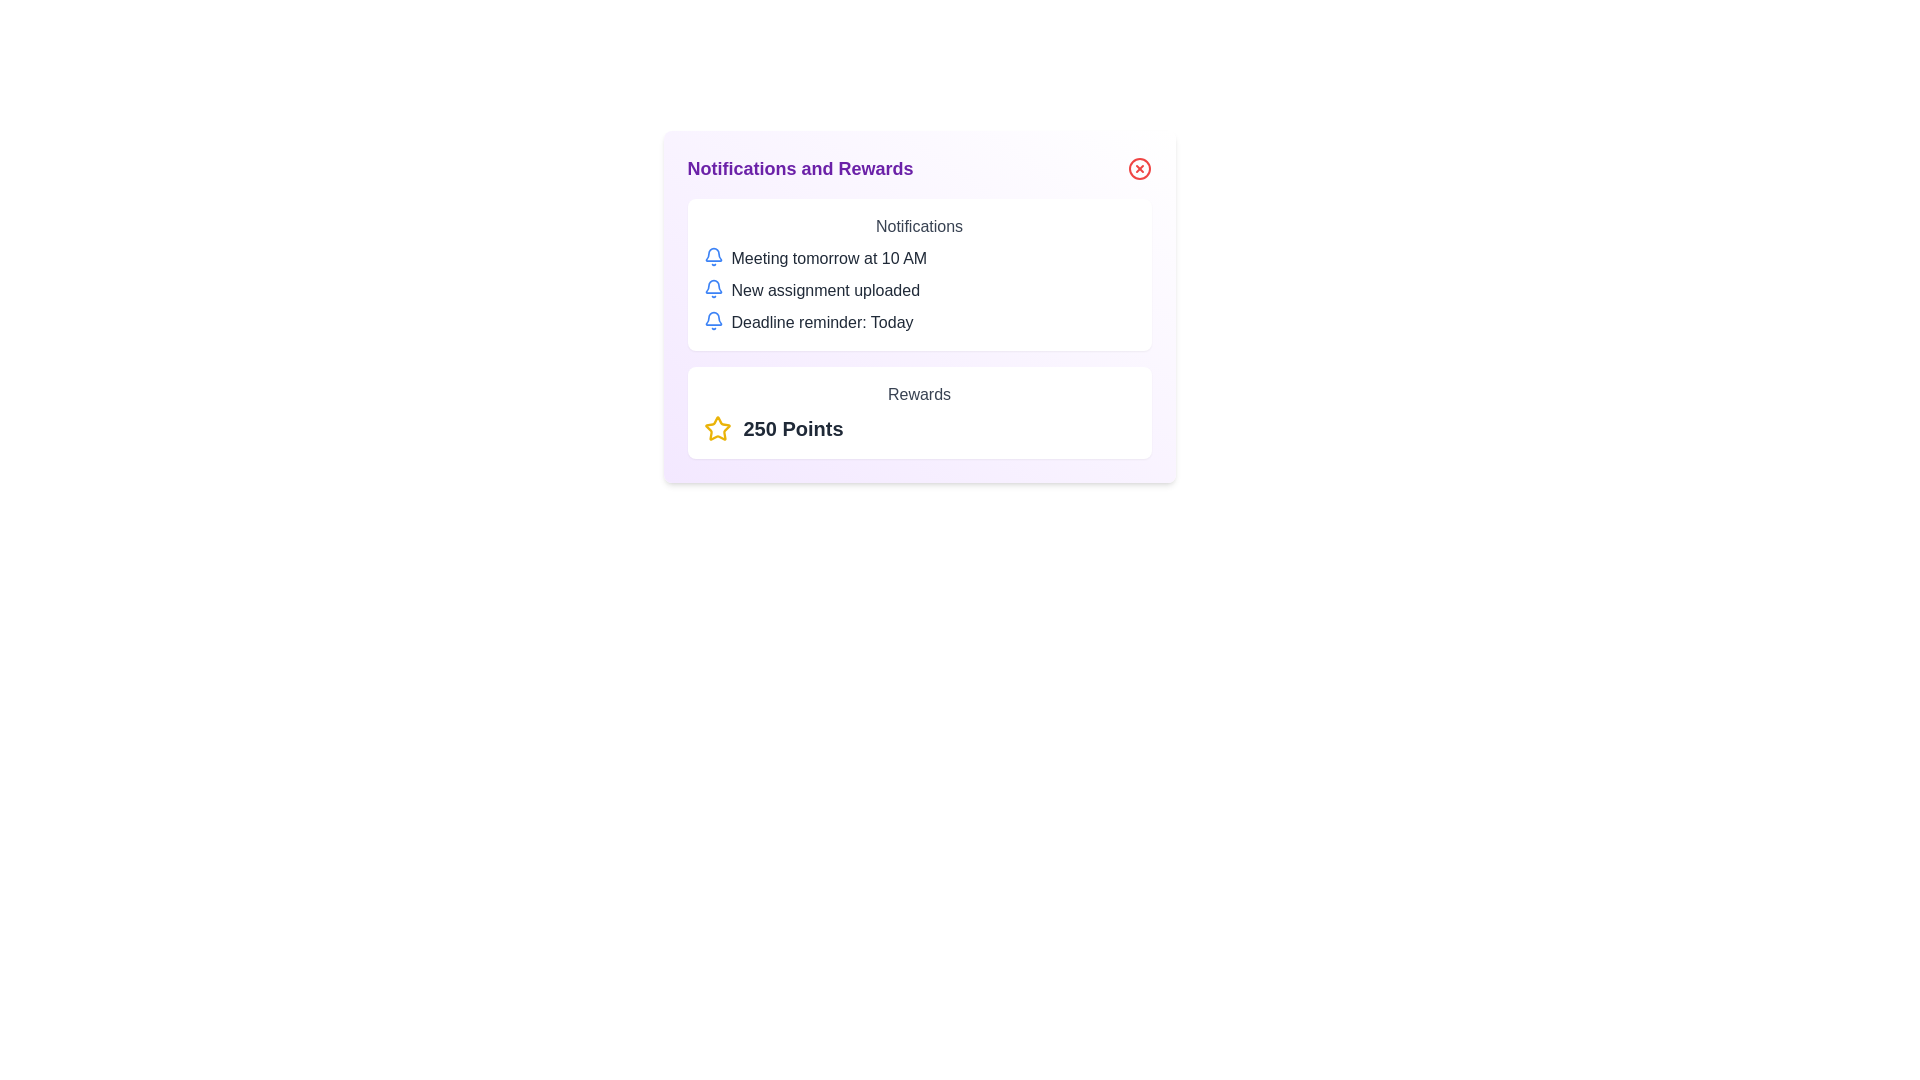 This screenshot has height=1080, width=1920. Describe the element at coordinates (829, 257) in the screenshot. I see `the notification text informing about the upcoming meeting scheduled for tomorrow at 10 AM in the Notifications and Rewards panel for possible additional interactions` at that location.